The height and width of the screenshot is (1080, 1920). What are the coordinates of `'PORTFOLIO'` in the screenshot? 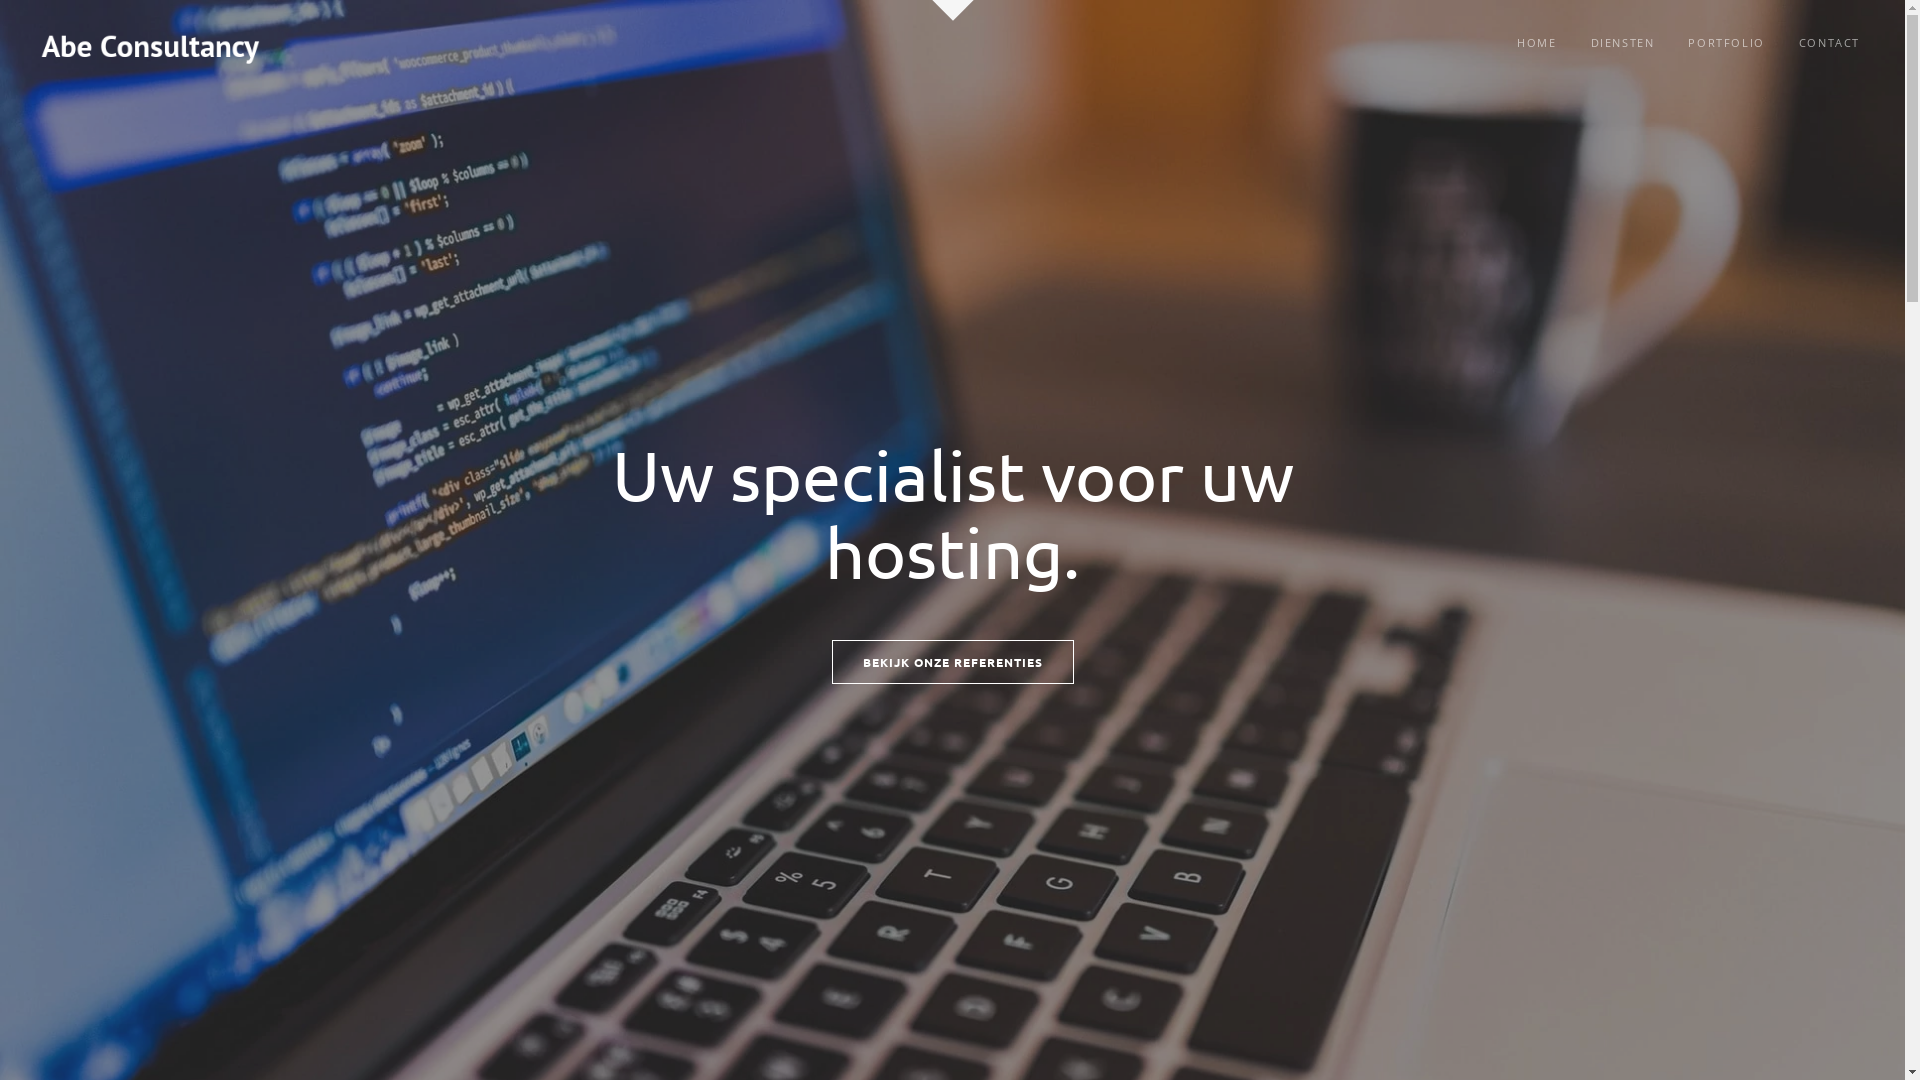 It's located at (1673, 42).